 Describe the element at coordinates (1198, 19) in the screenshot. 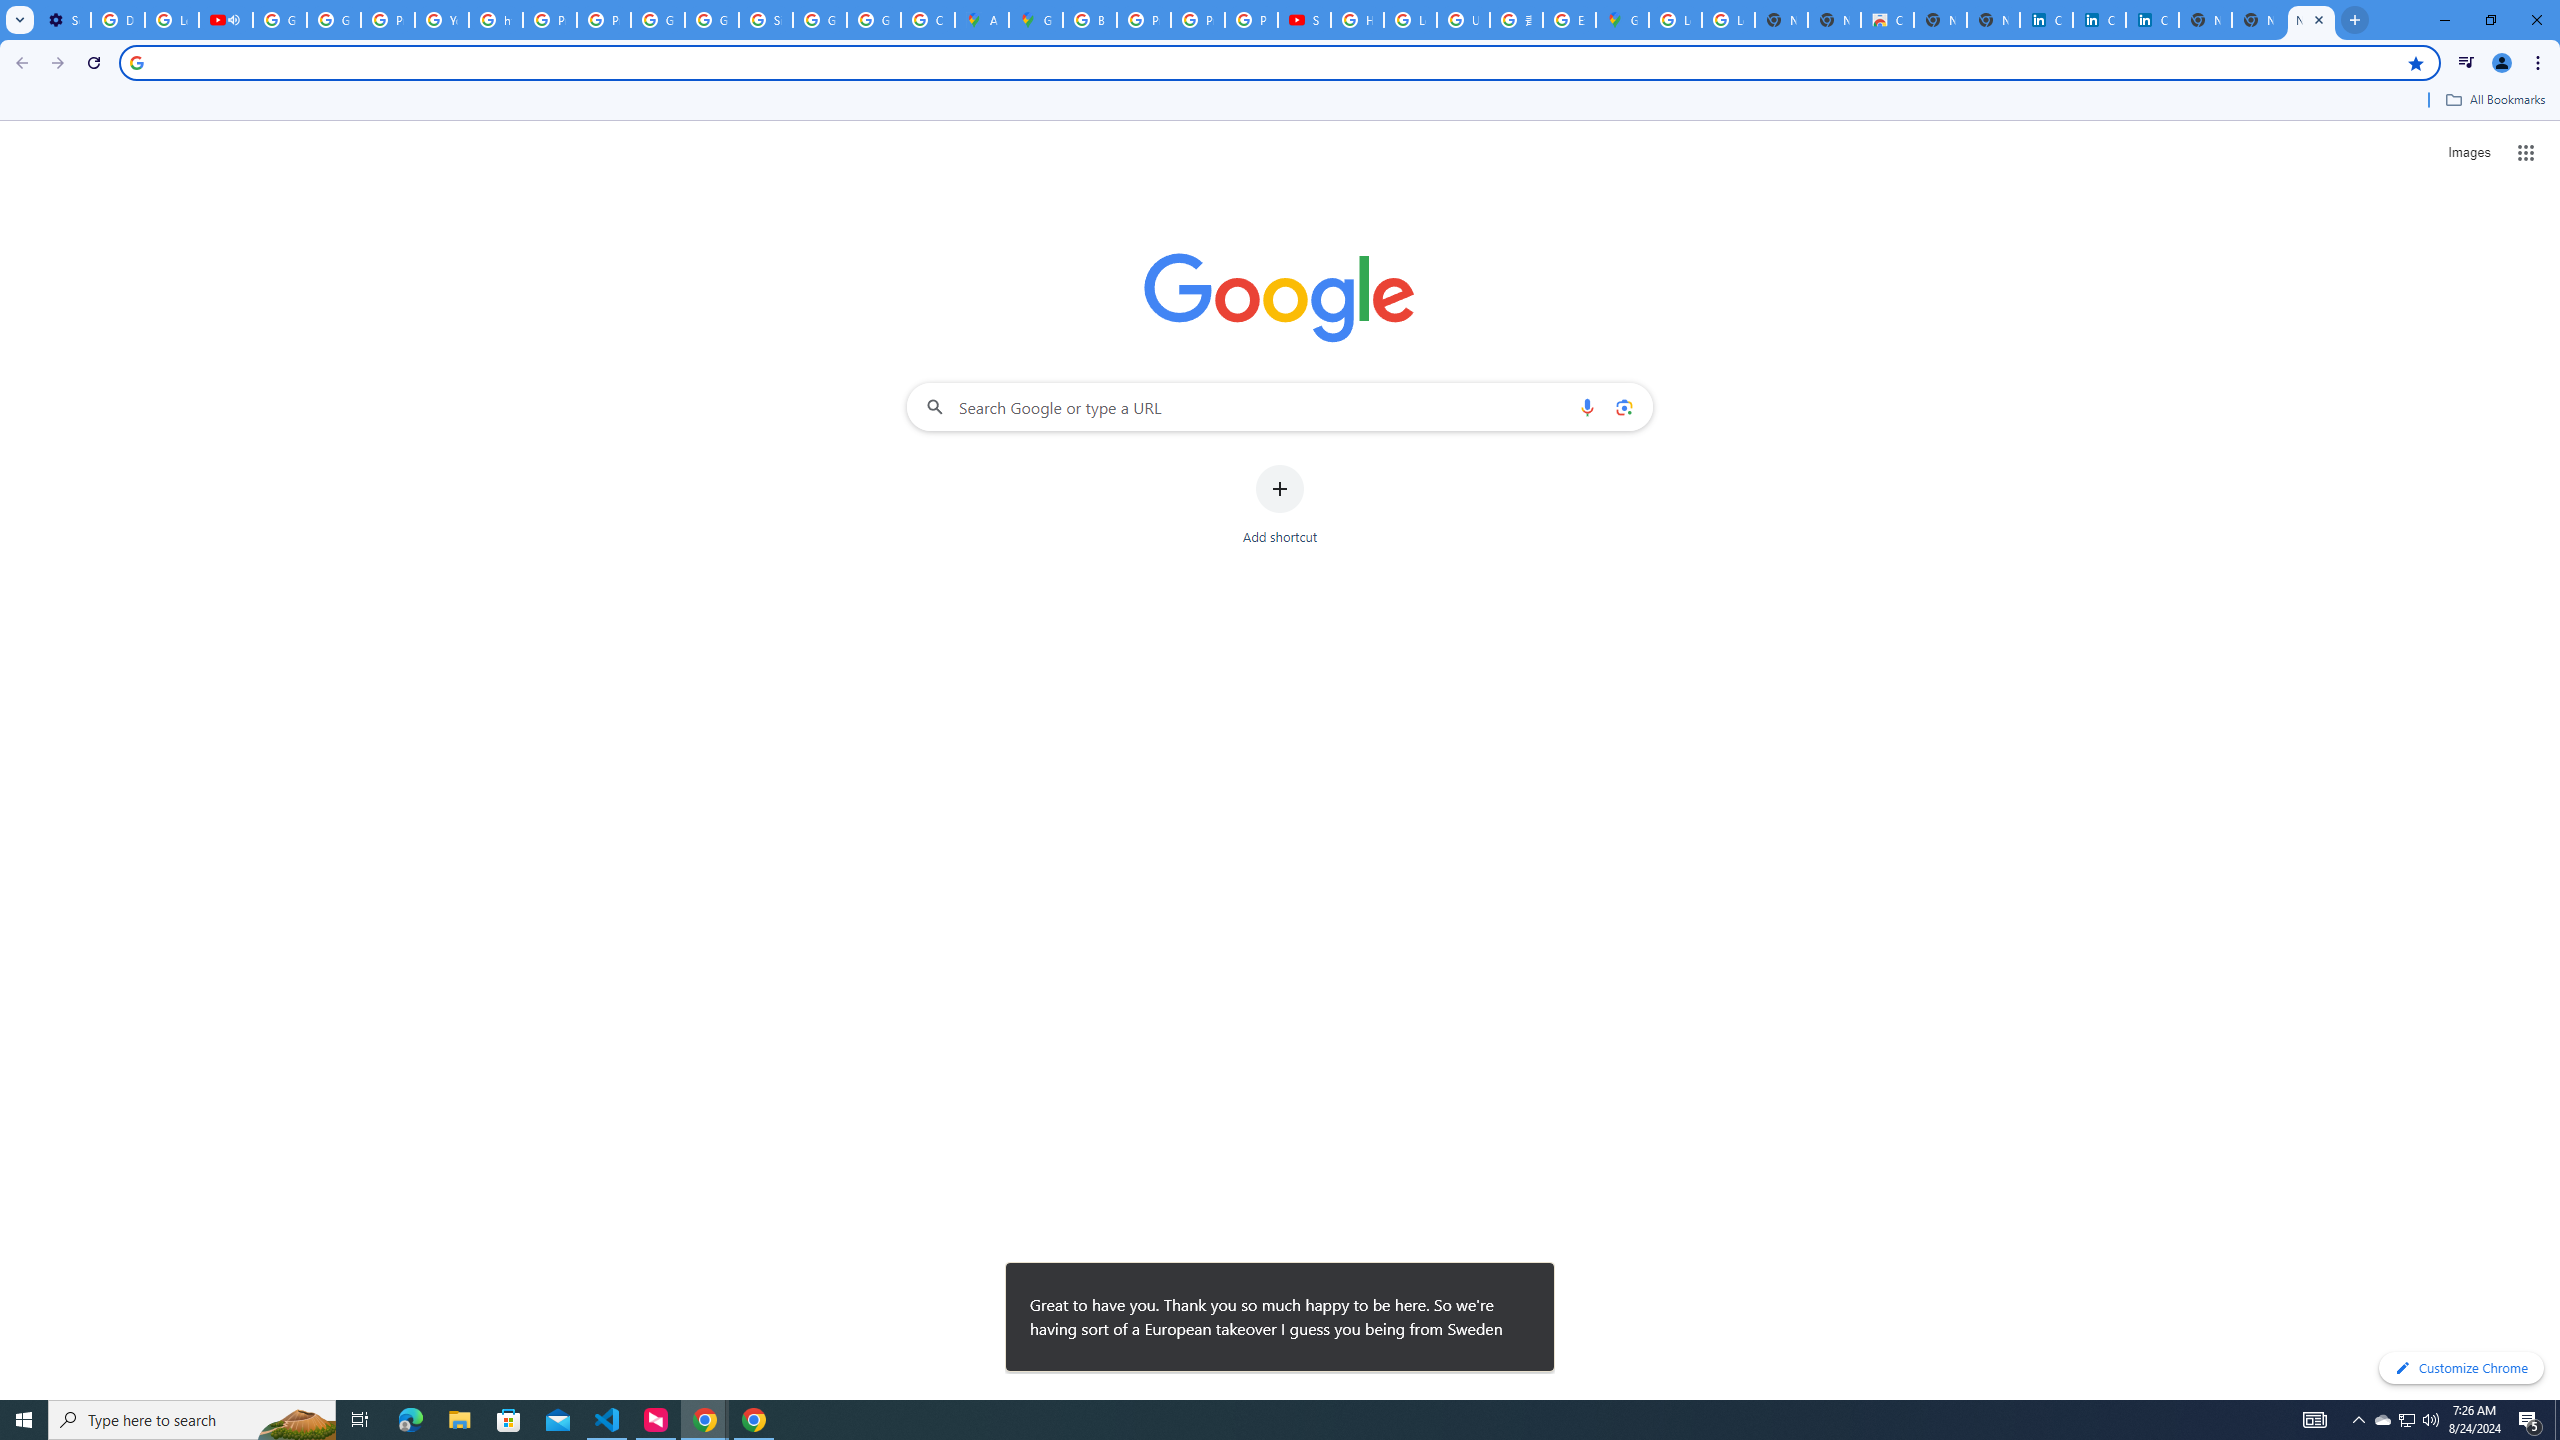

I see `'Privacy Help Center - Policies Help'` at that location.